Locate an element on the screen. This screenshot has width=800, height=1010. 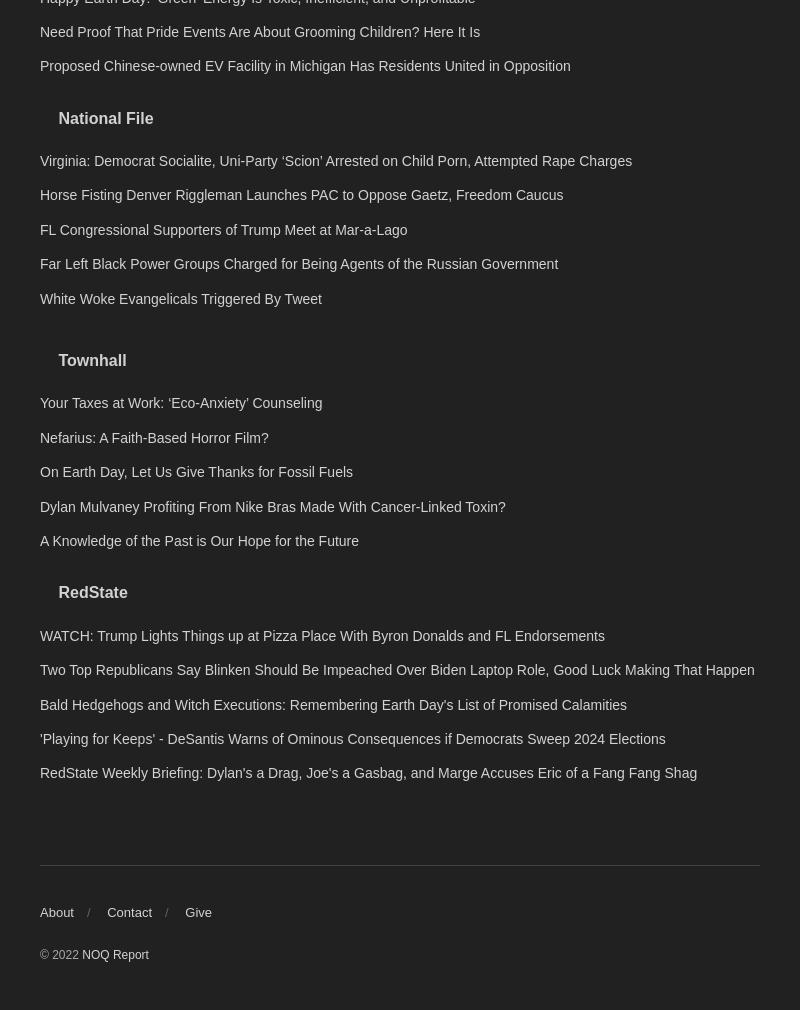
'RedState' is located at coordinates (92, 872).